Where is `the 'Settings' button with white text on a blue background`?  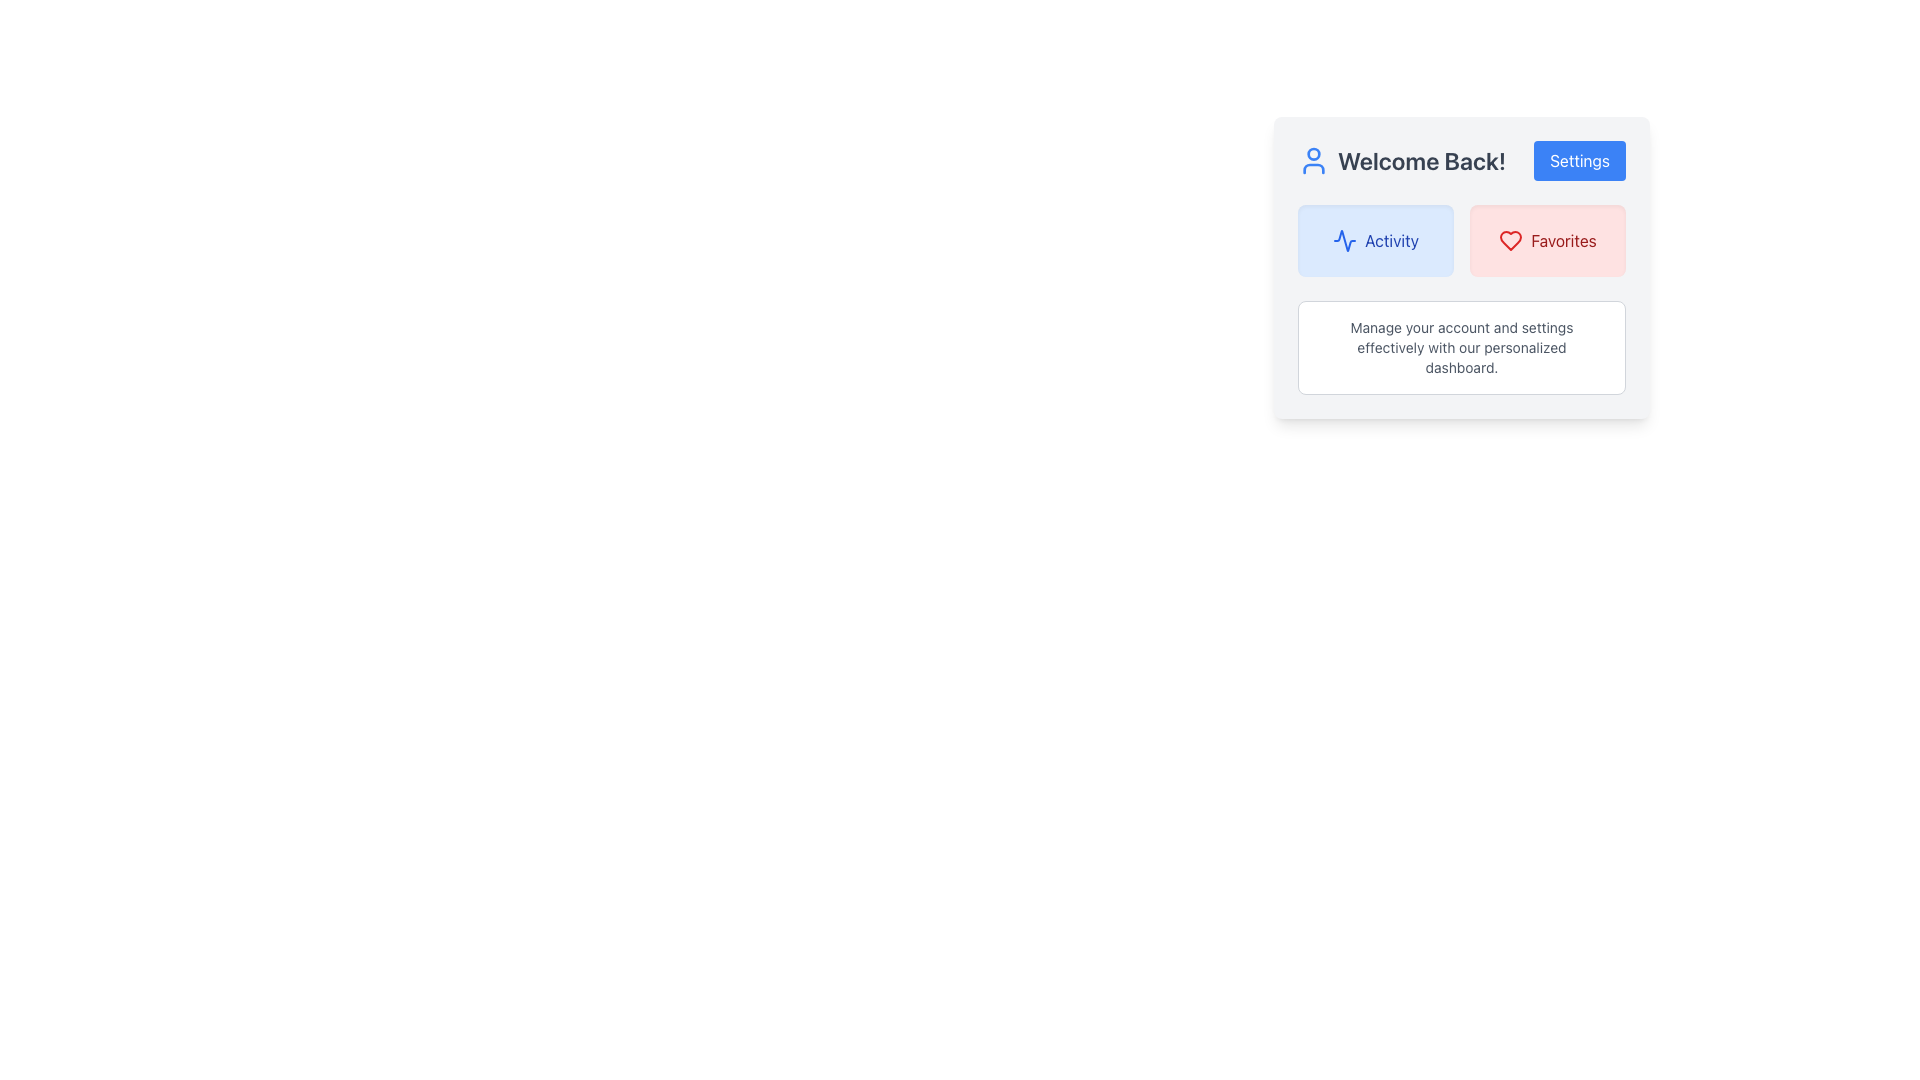
the 'Settings' button with white text on a blue background is located at coordinates (1578, 160).